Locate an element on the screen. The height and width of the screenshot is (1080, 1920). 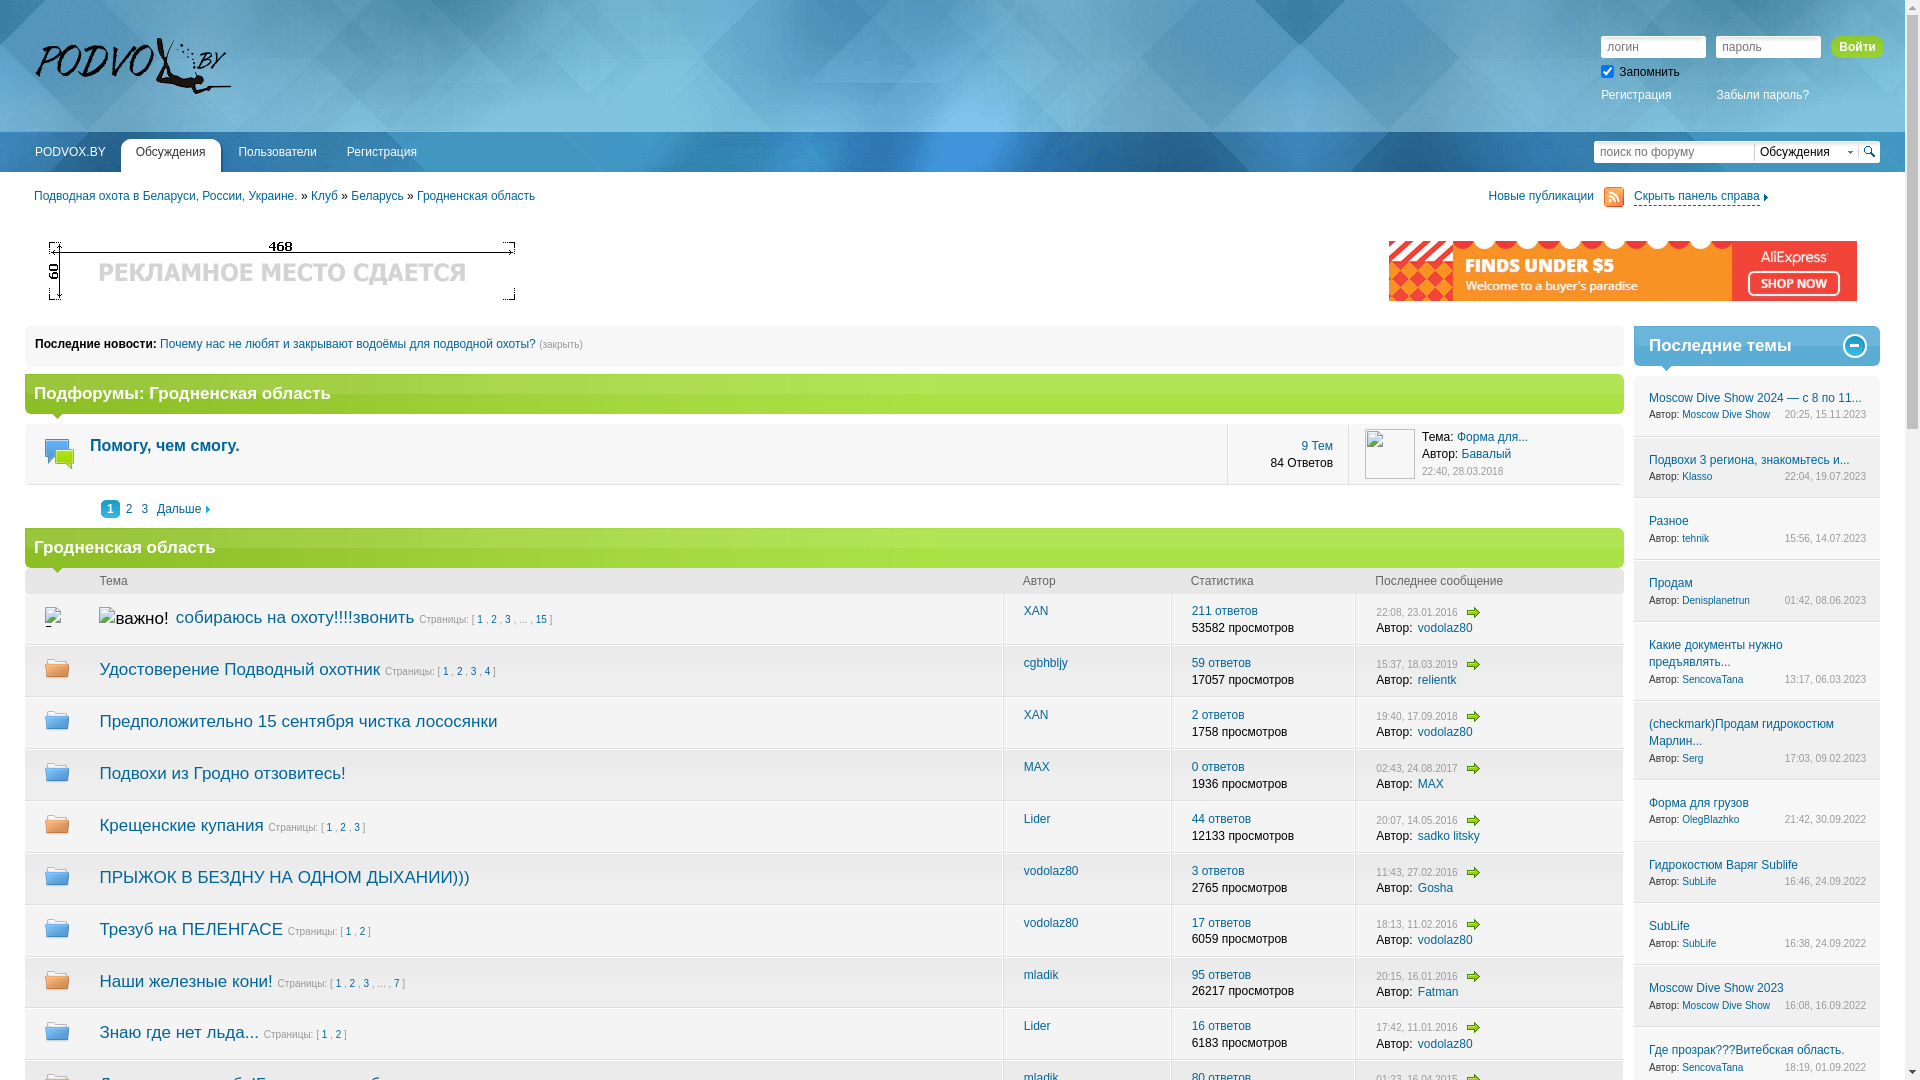
'Lider' is located at coordinates (1037, 1026).